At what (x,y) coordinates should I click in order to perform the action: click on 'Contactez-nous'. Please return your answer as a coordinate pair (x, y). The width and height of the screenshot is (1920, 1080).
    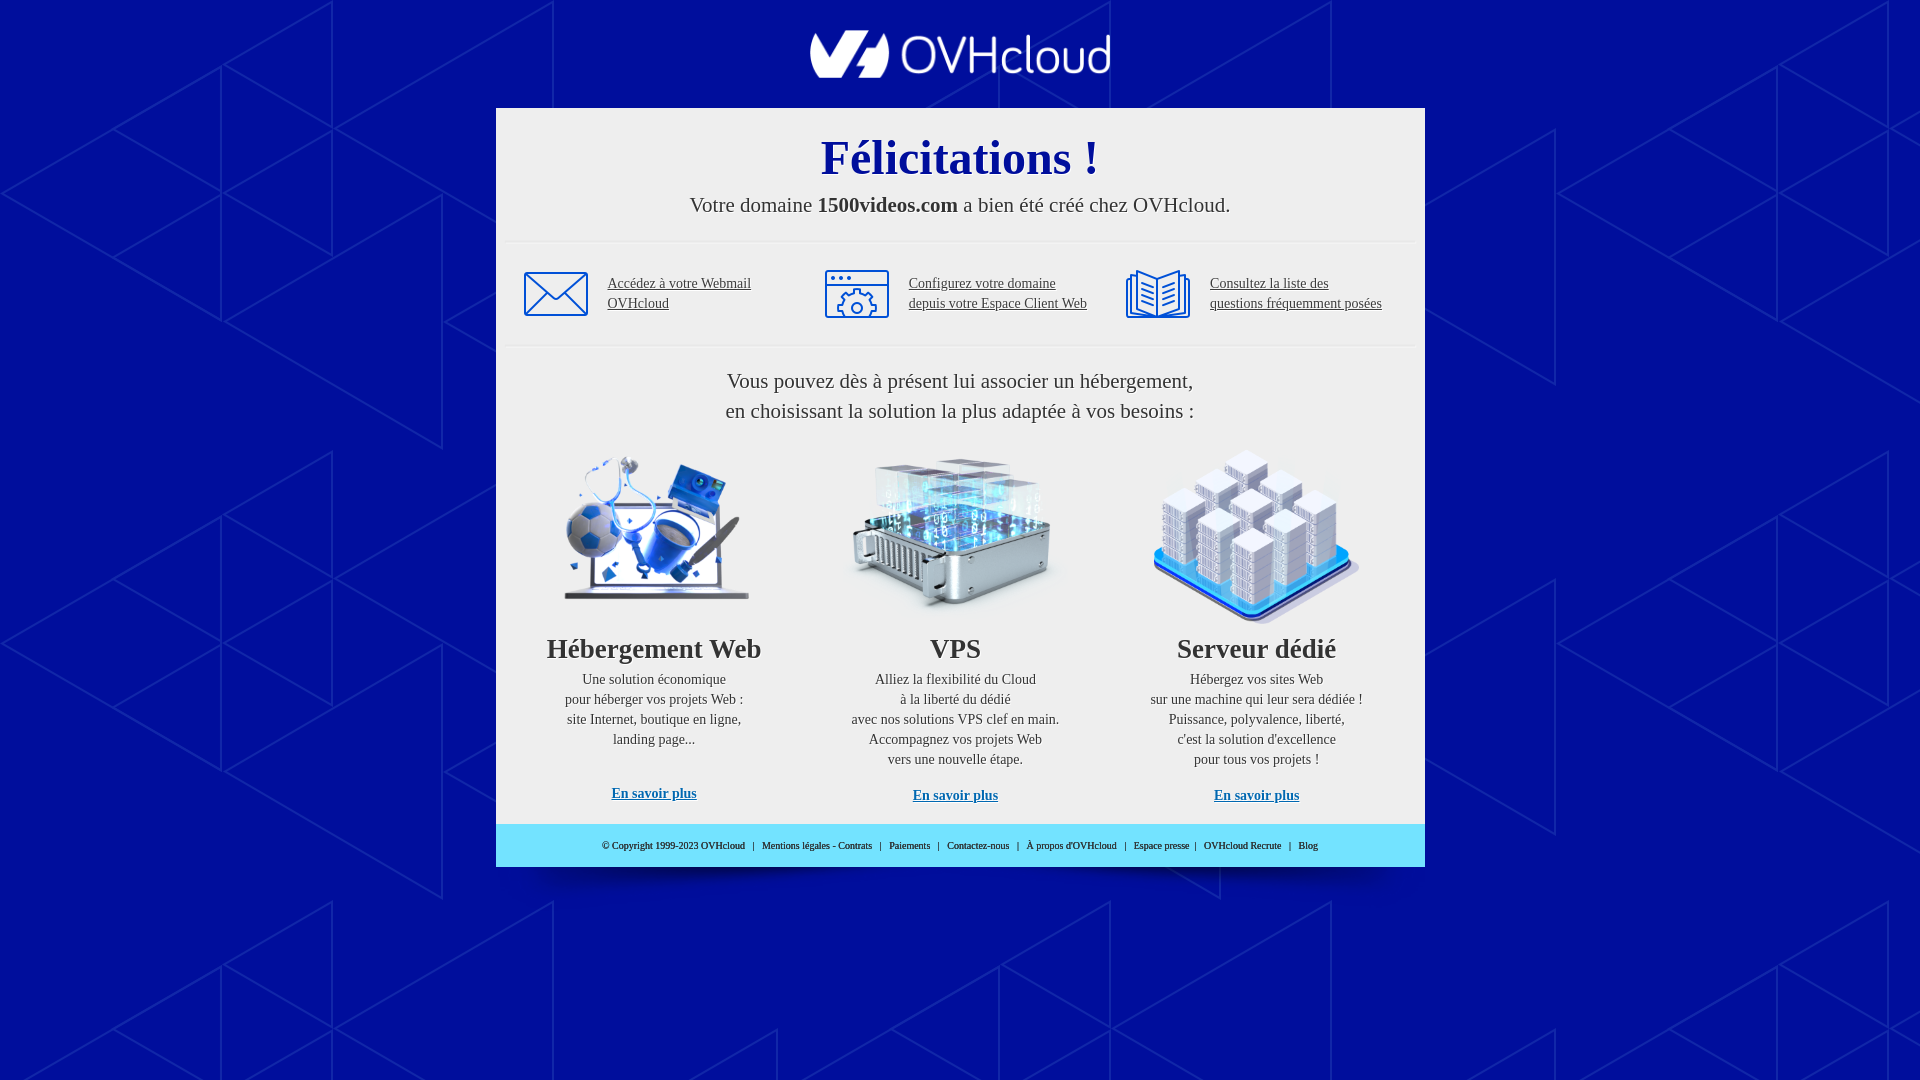
    Looking at the image, I should click on (978, 845).